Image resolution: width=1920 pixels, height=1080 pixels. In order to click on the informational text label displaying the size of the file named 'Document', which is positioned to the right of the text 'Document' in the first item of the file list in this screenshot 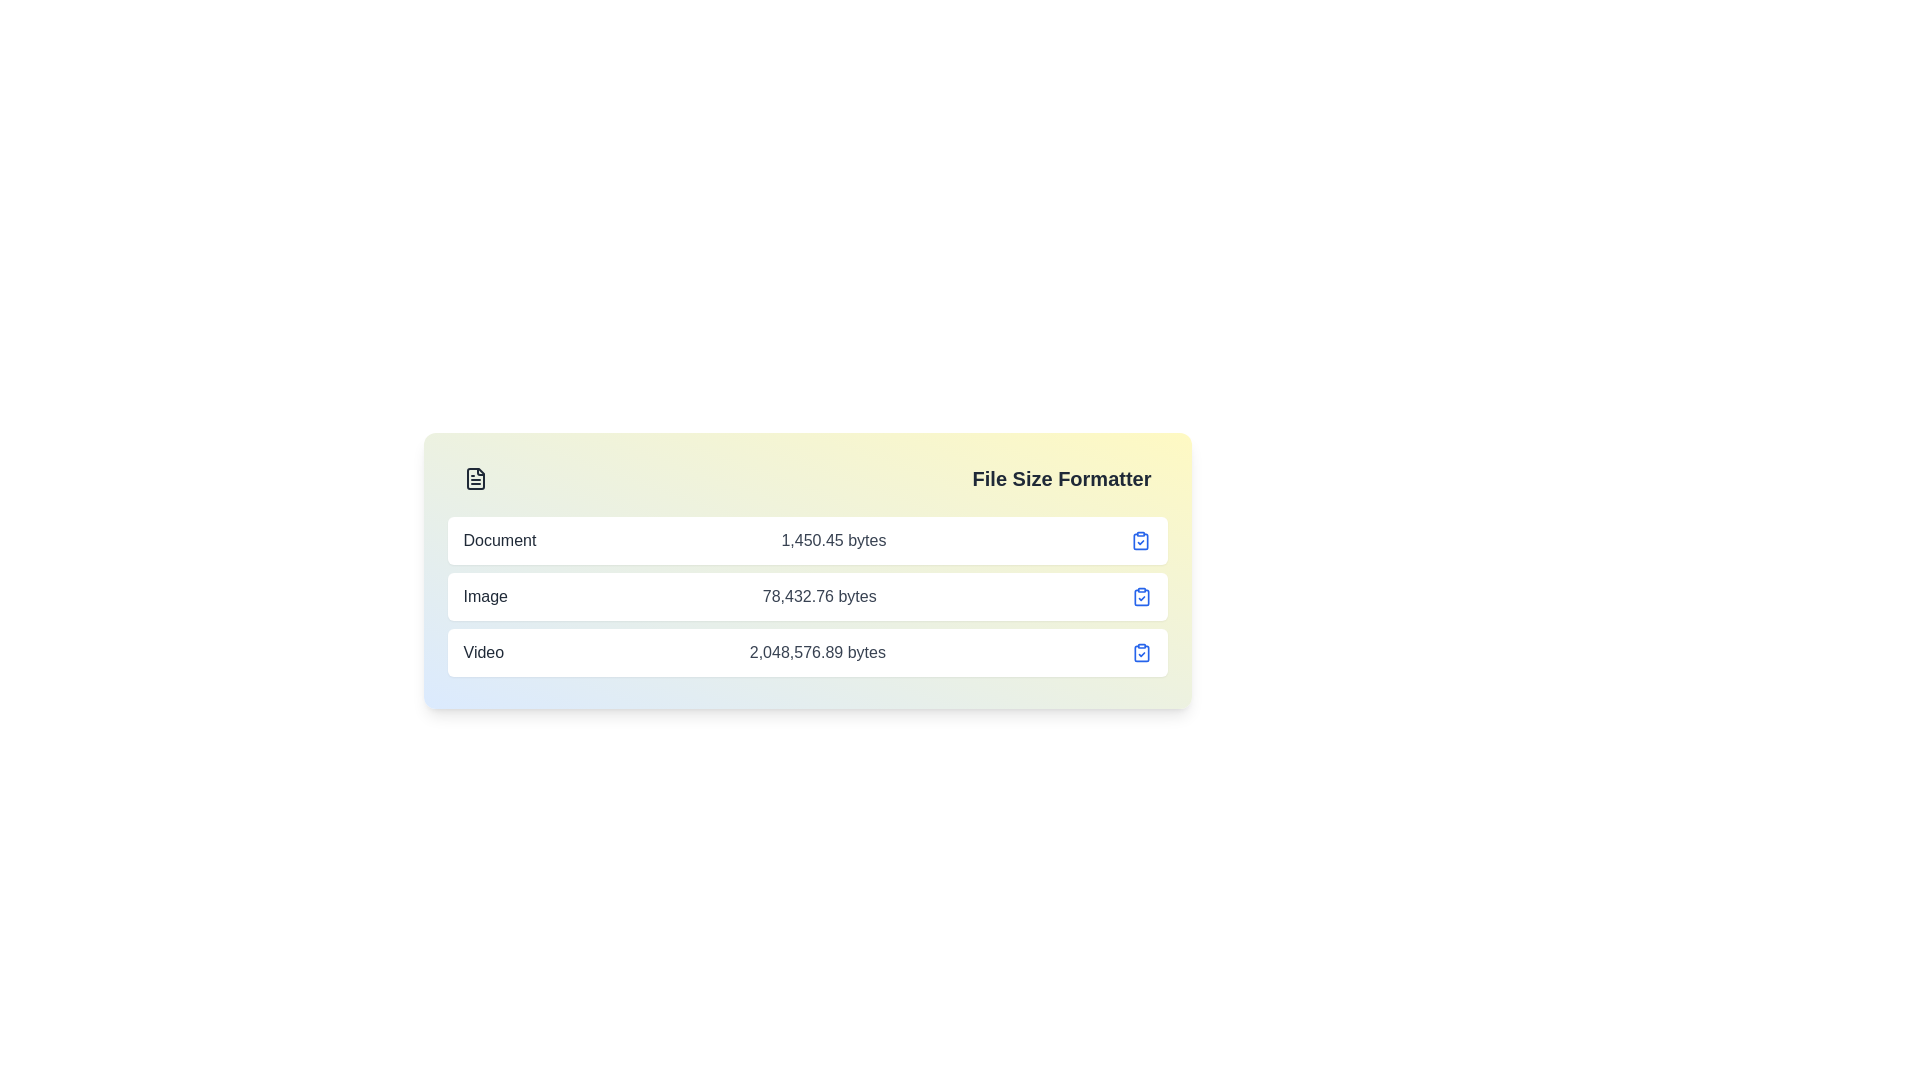, I will do `click(833, 540)`.